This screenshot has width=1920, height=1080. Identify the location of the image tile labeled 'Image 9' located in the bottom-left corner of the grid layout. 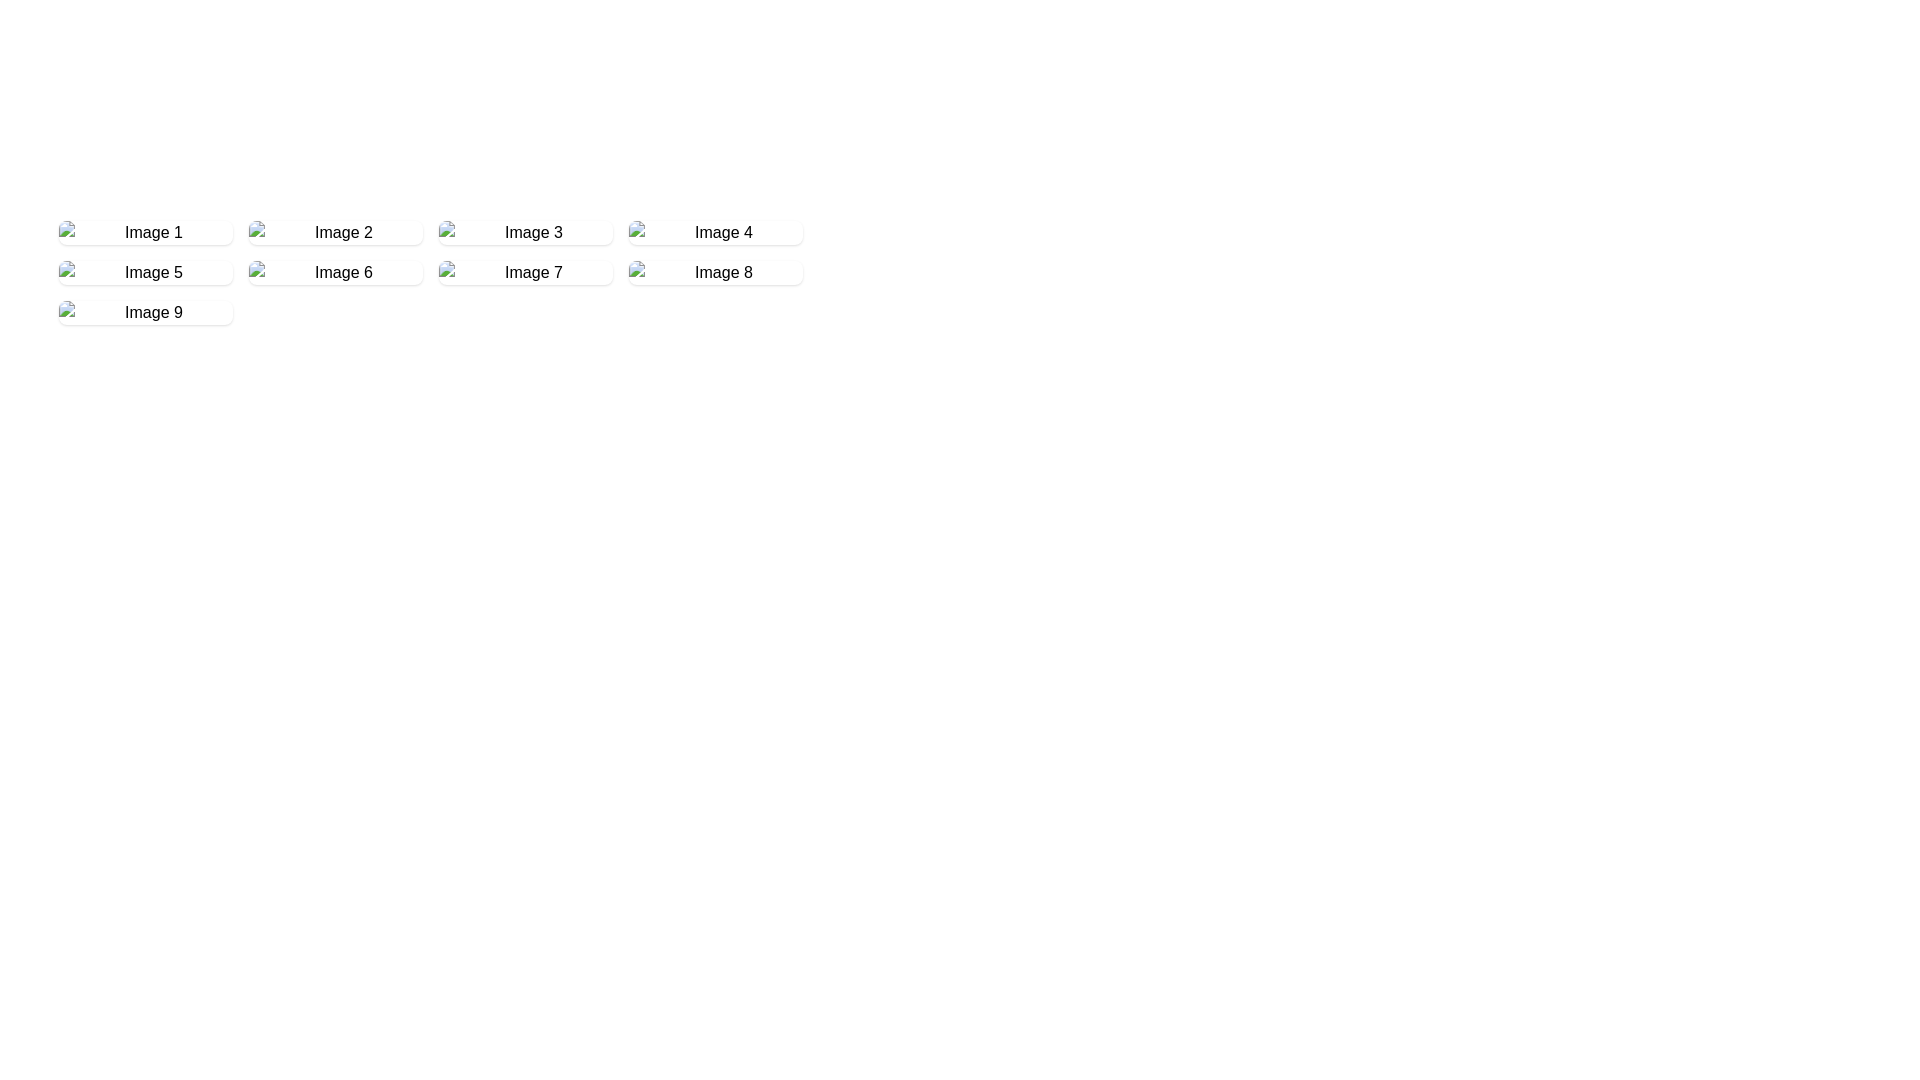
(144, 312).